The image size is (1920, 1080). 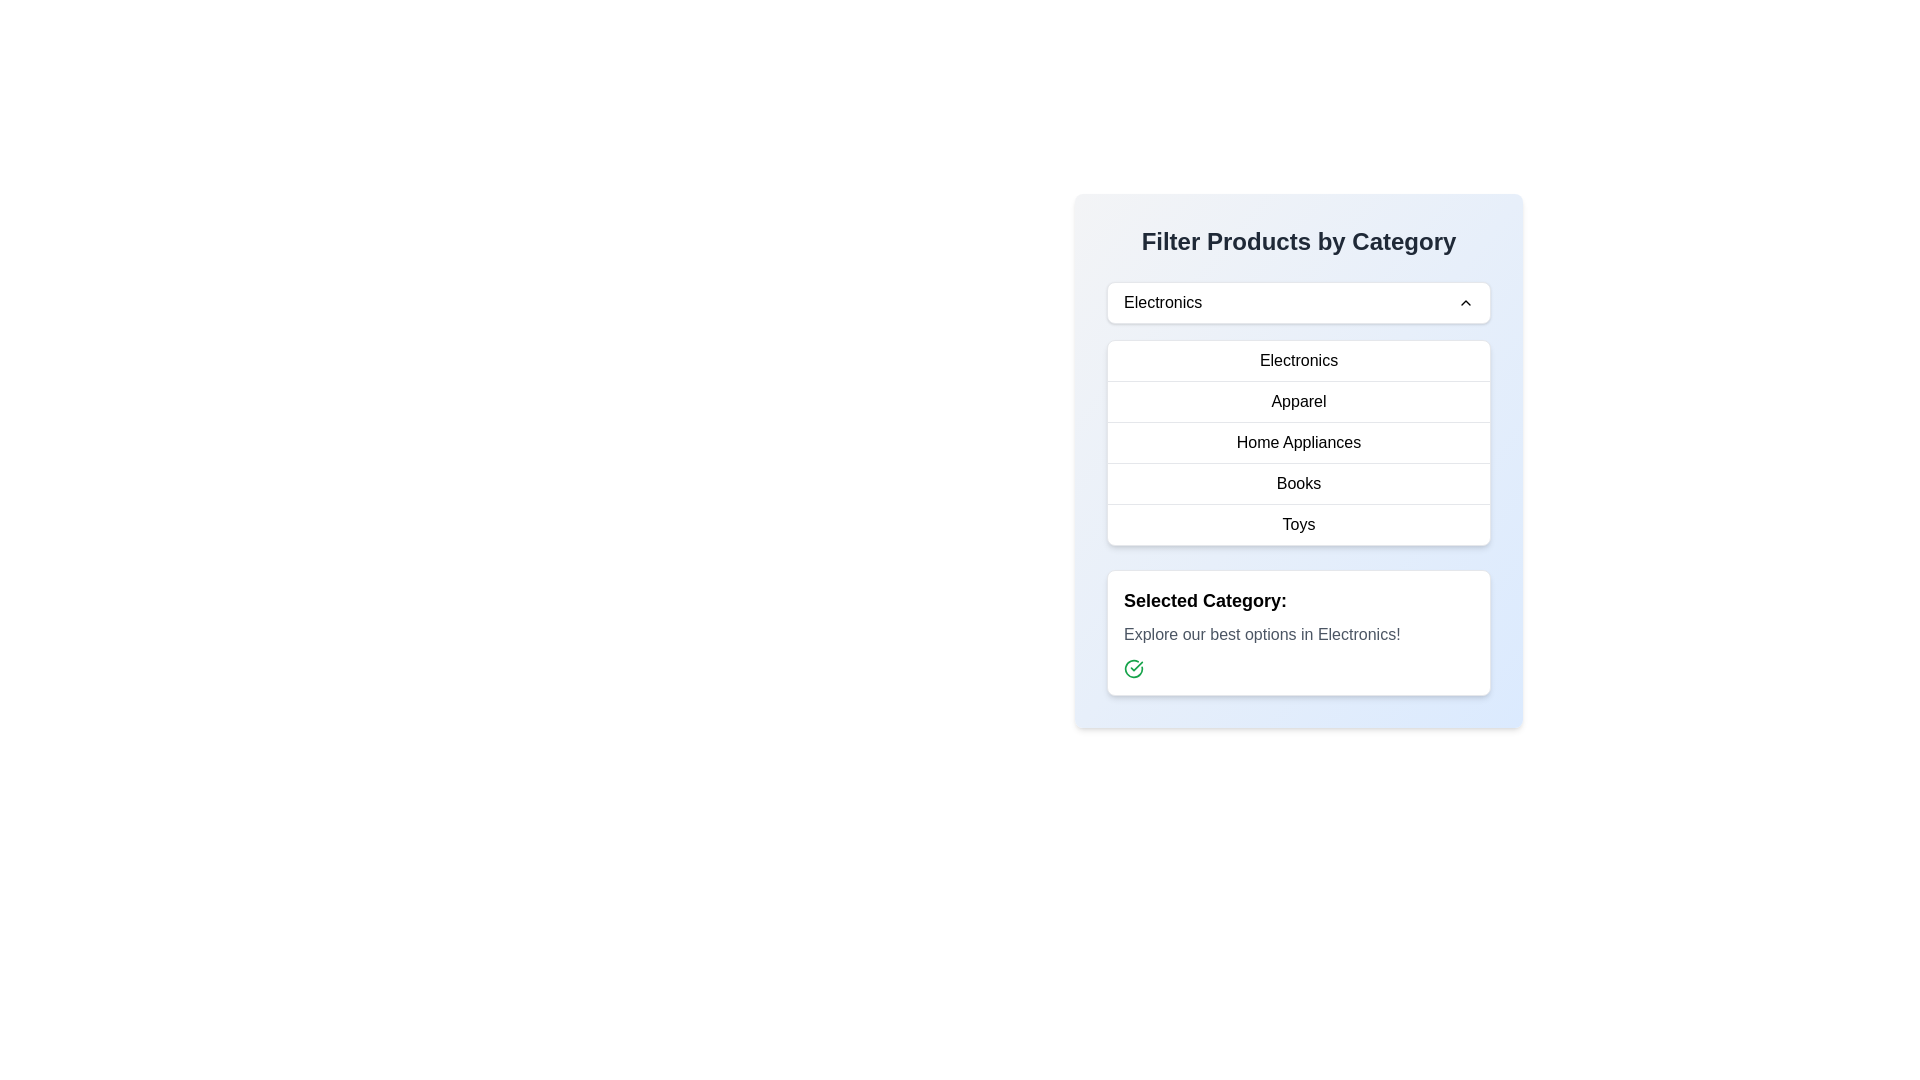 I want to click on the confirmation icon located below the text 'Explore our best options in Electronics!' within the 'Selected Category' card, so click(x=1133, y=668).